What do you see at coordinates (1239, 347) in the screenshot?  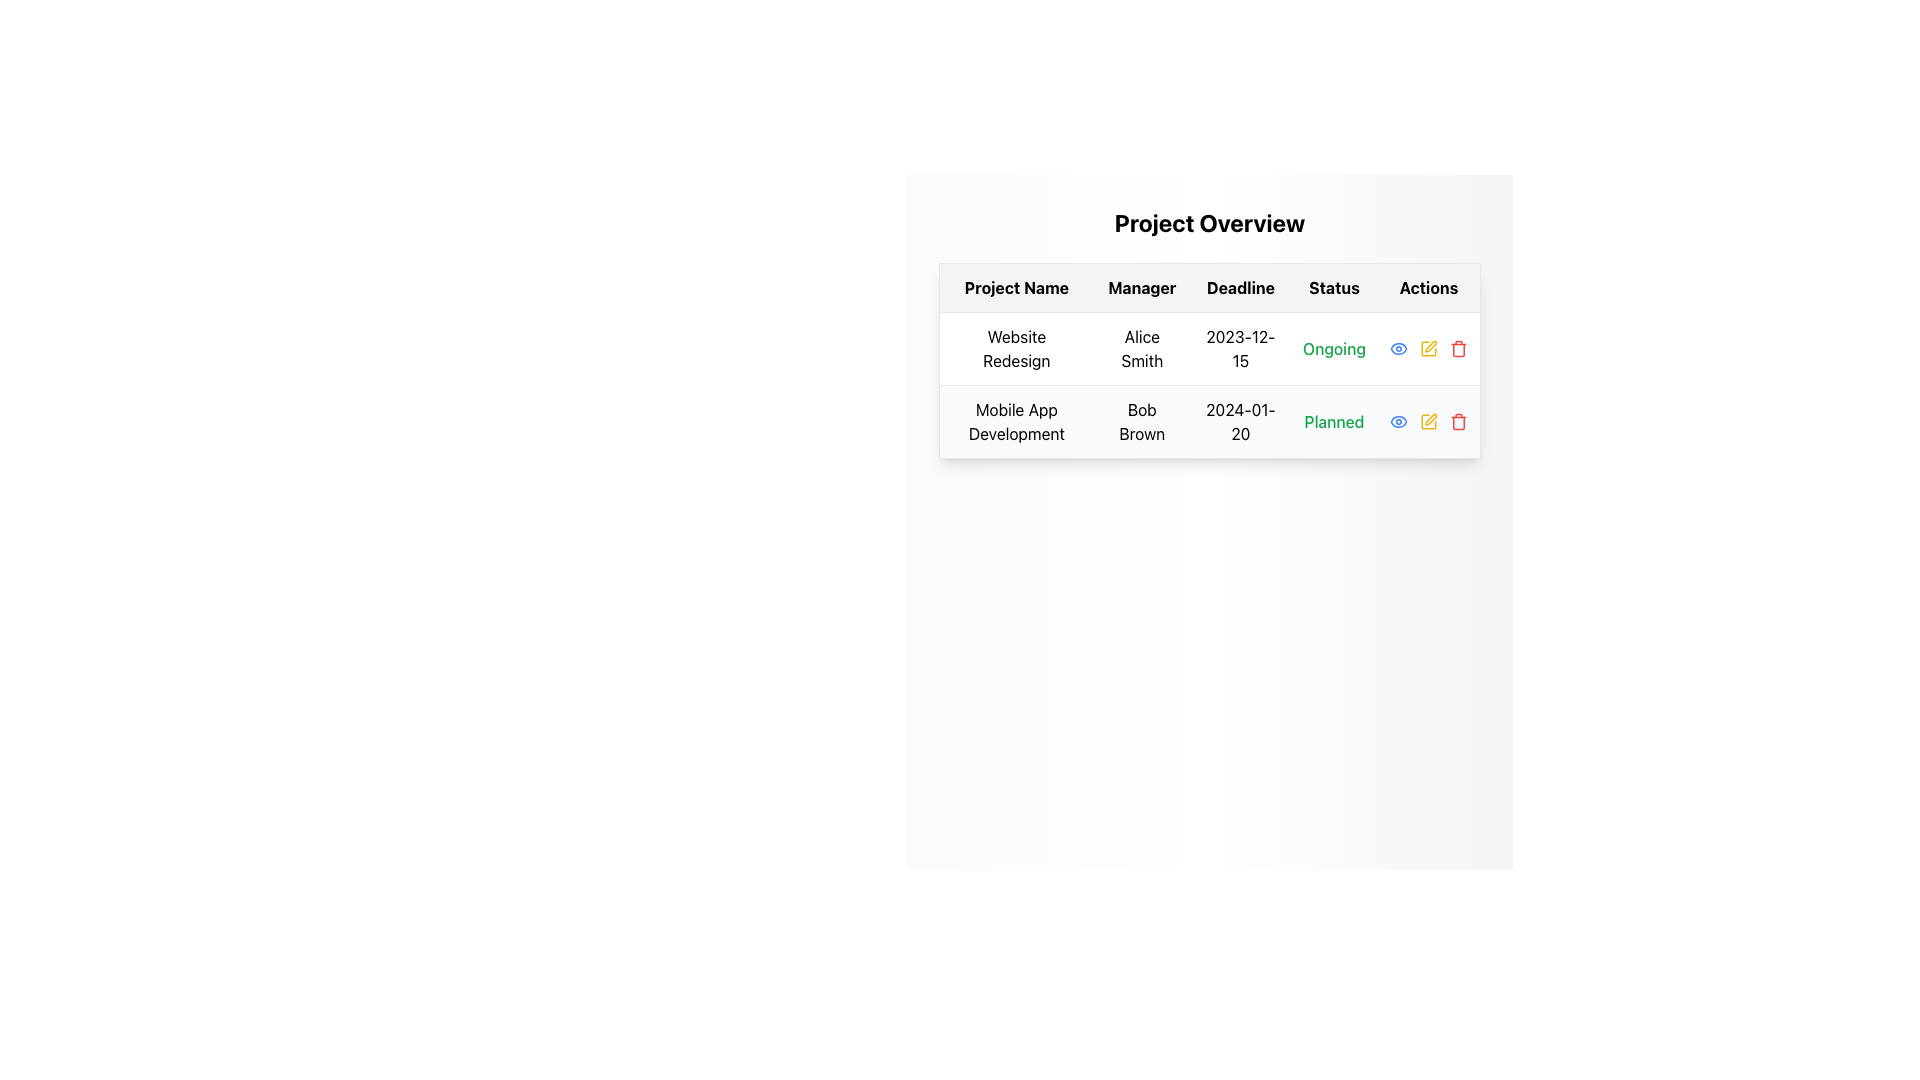 I see `the text label displaying the date '2023-12-15', which is located in the third column of the first row of a table, surrounded by project details and status information` at bounding box center [1239, 347].